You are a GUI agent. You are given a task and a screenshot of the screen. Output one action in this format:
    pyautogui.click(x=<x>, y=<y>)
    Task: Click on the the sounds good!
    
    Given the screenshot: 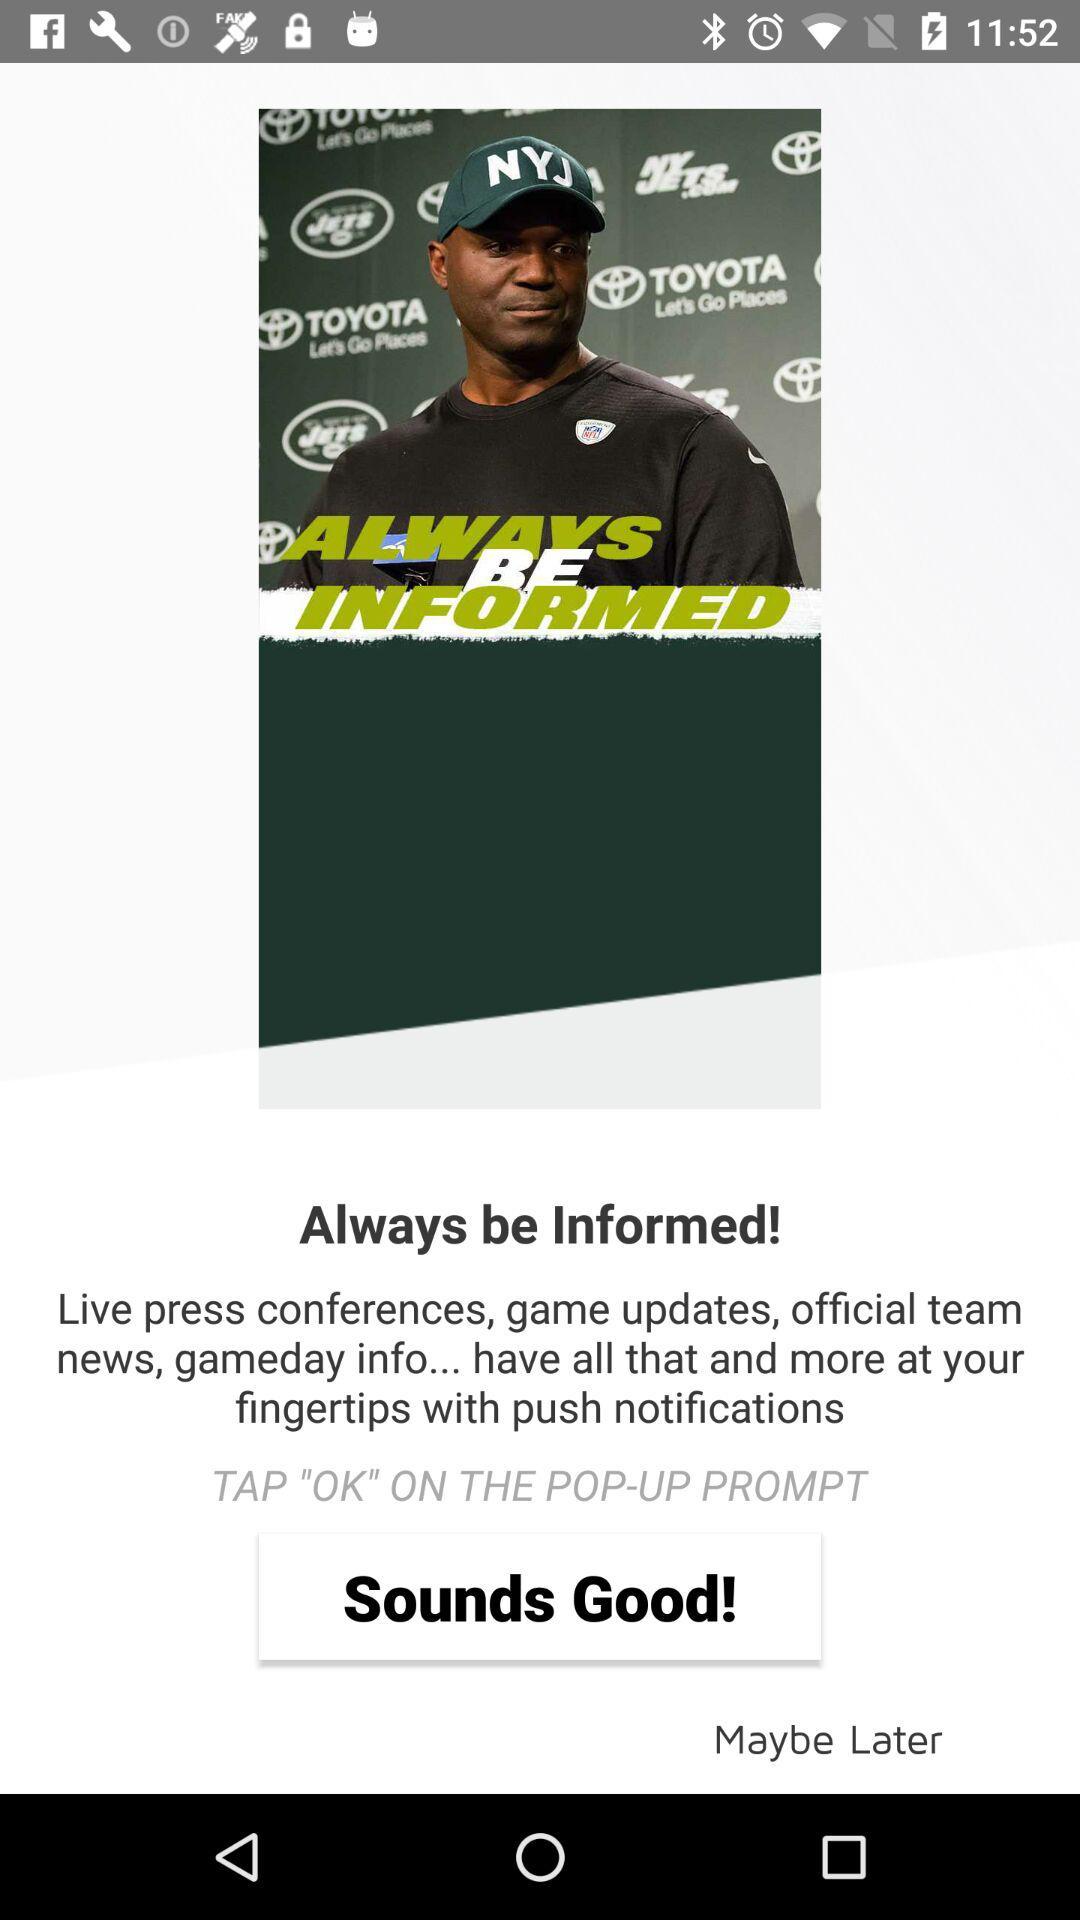 What is the action you would take?
    pyautogui.click(x=540, y=1595)
    